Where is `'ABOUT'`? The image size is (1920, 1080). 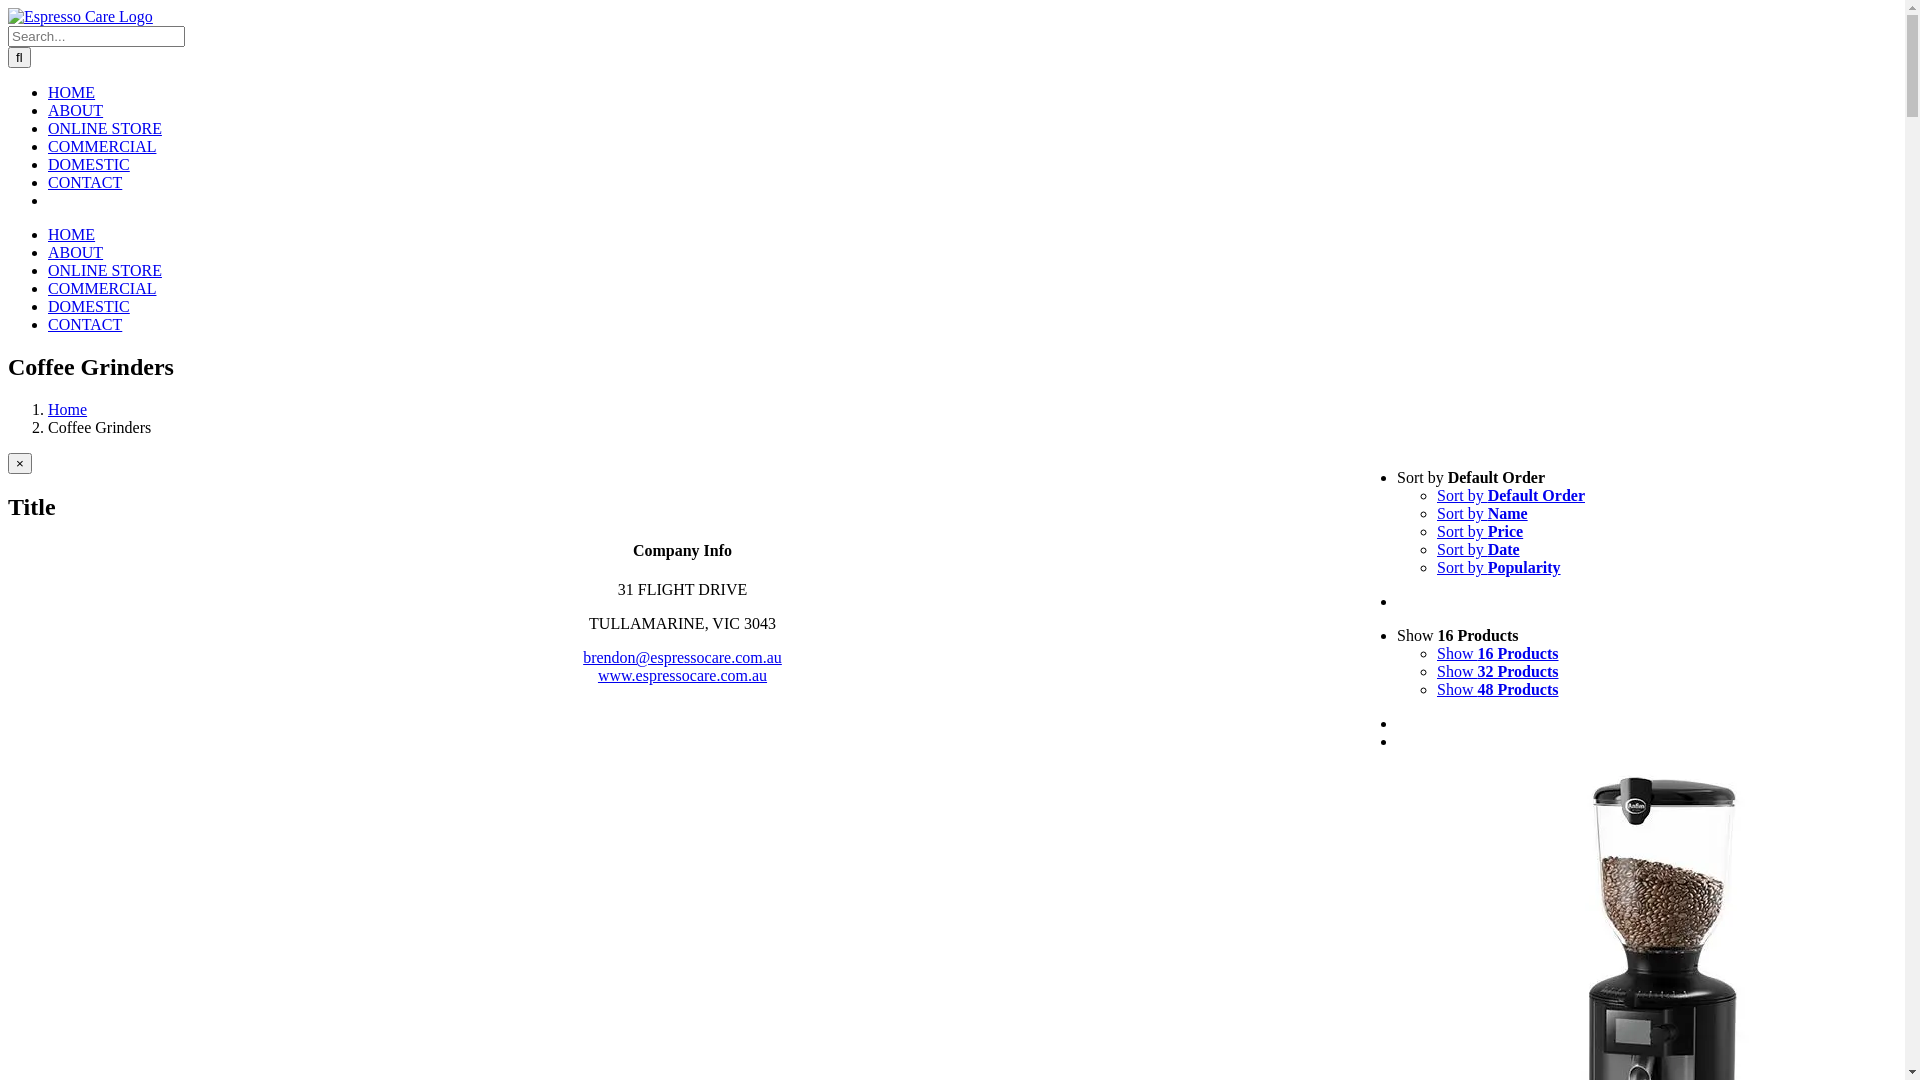 'ABOUT' is located at coordinates (75, 251).